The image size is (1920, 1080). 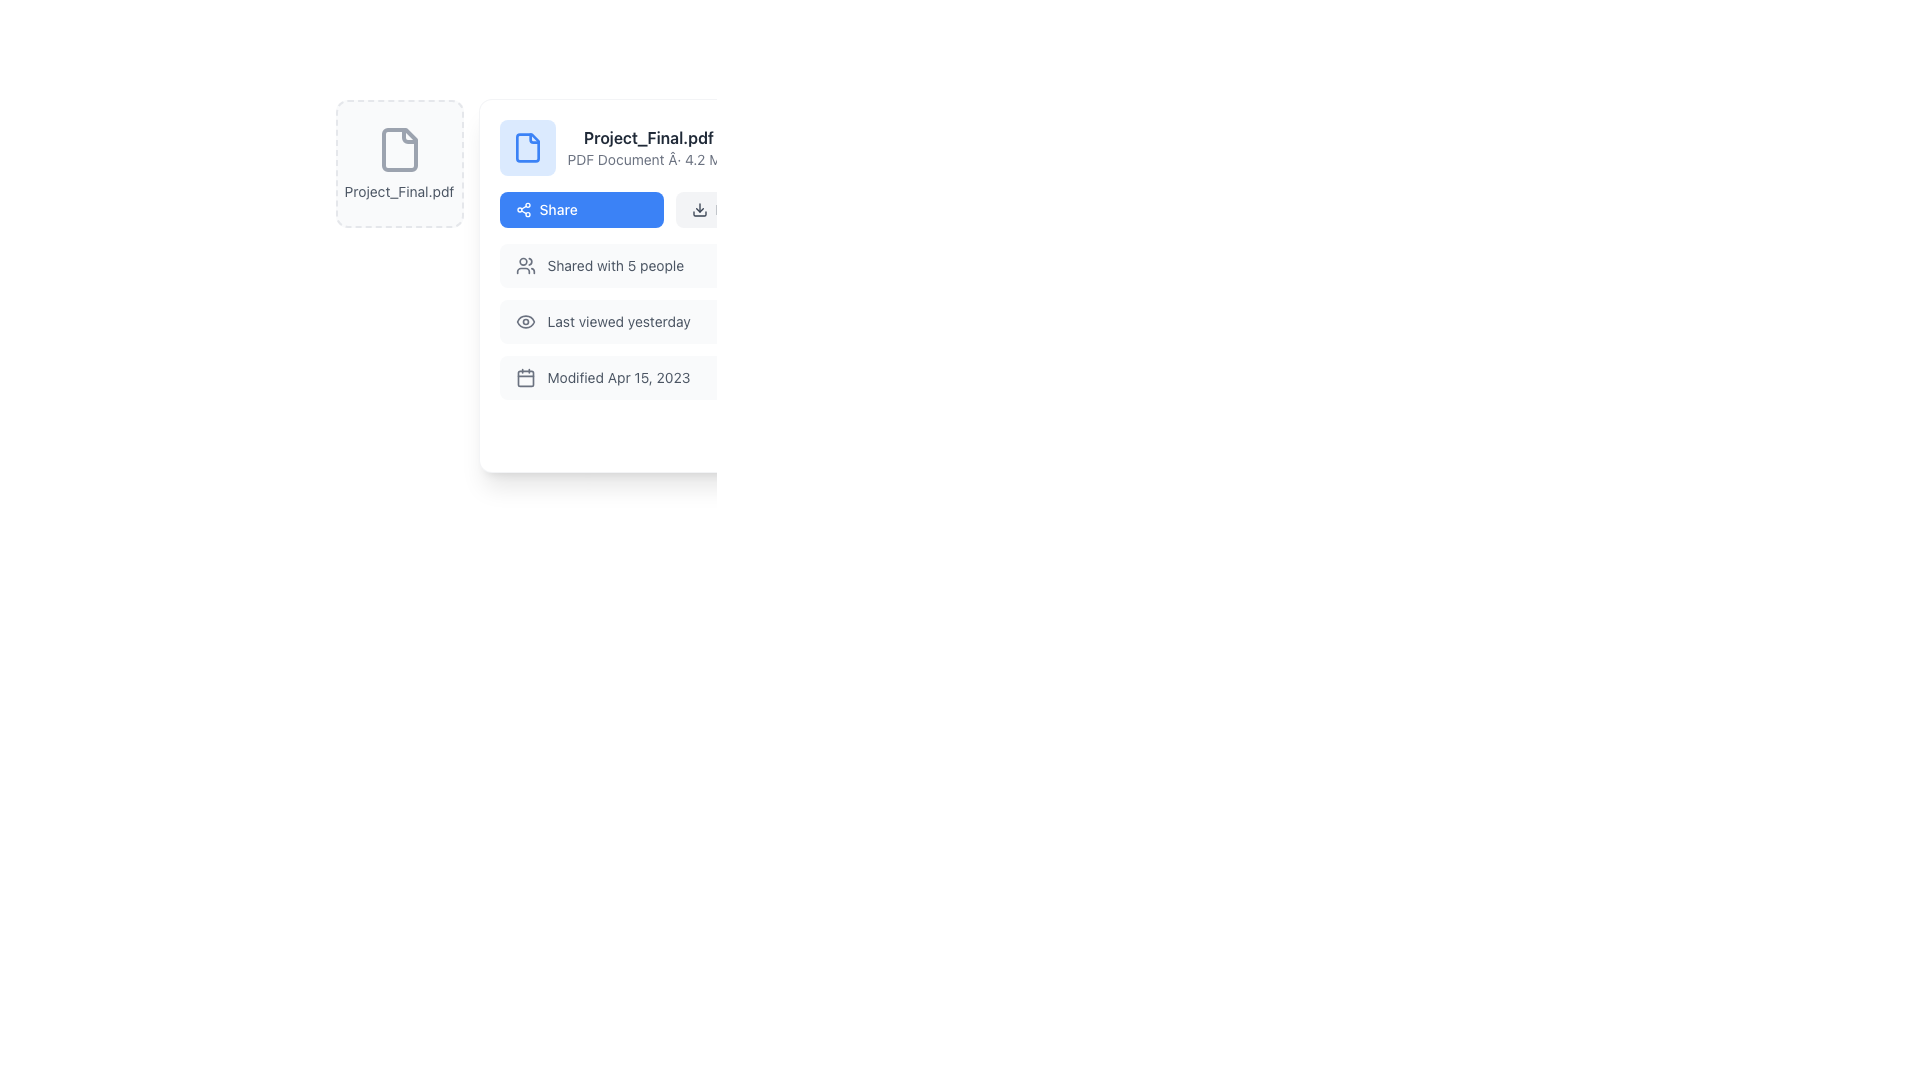 I want to click on the Text Display that informs users about the type and size of the file 'Project_Final.pdf', located beneath the file name in the details pane of the document management interface, so click(x=648, y=158).